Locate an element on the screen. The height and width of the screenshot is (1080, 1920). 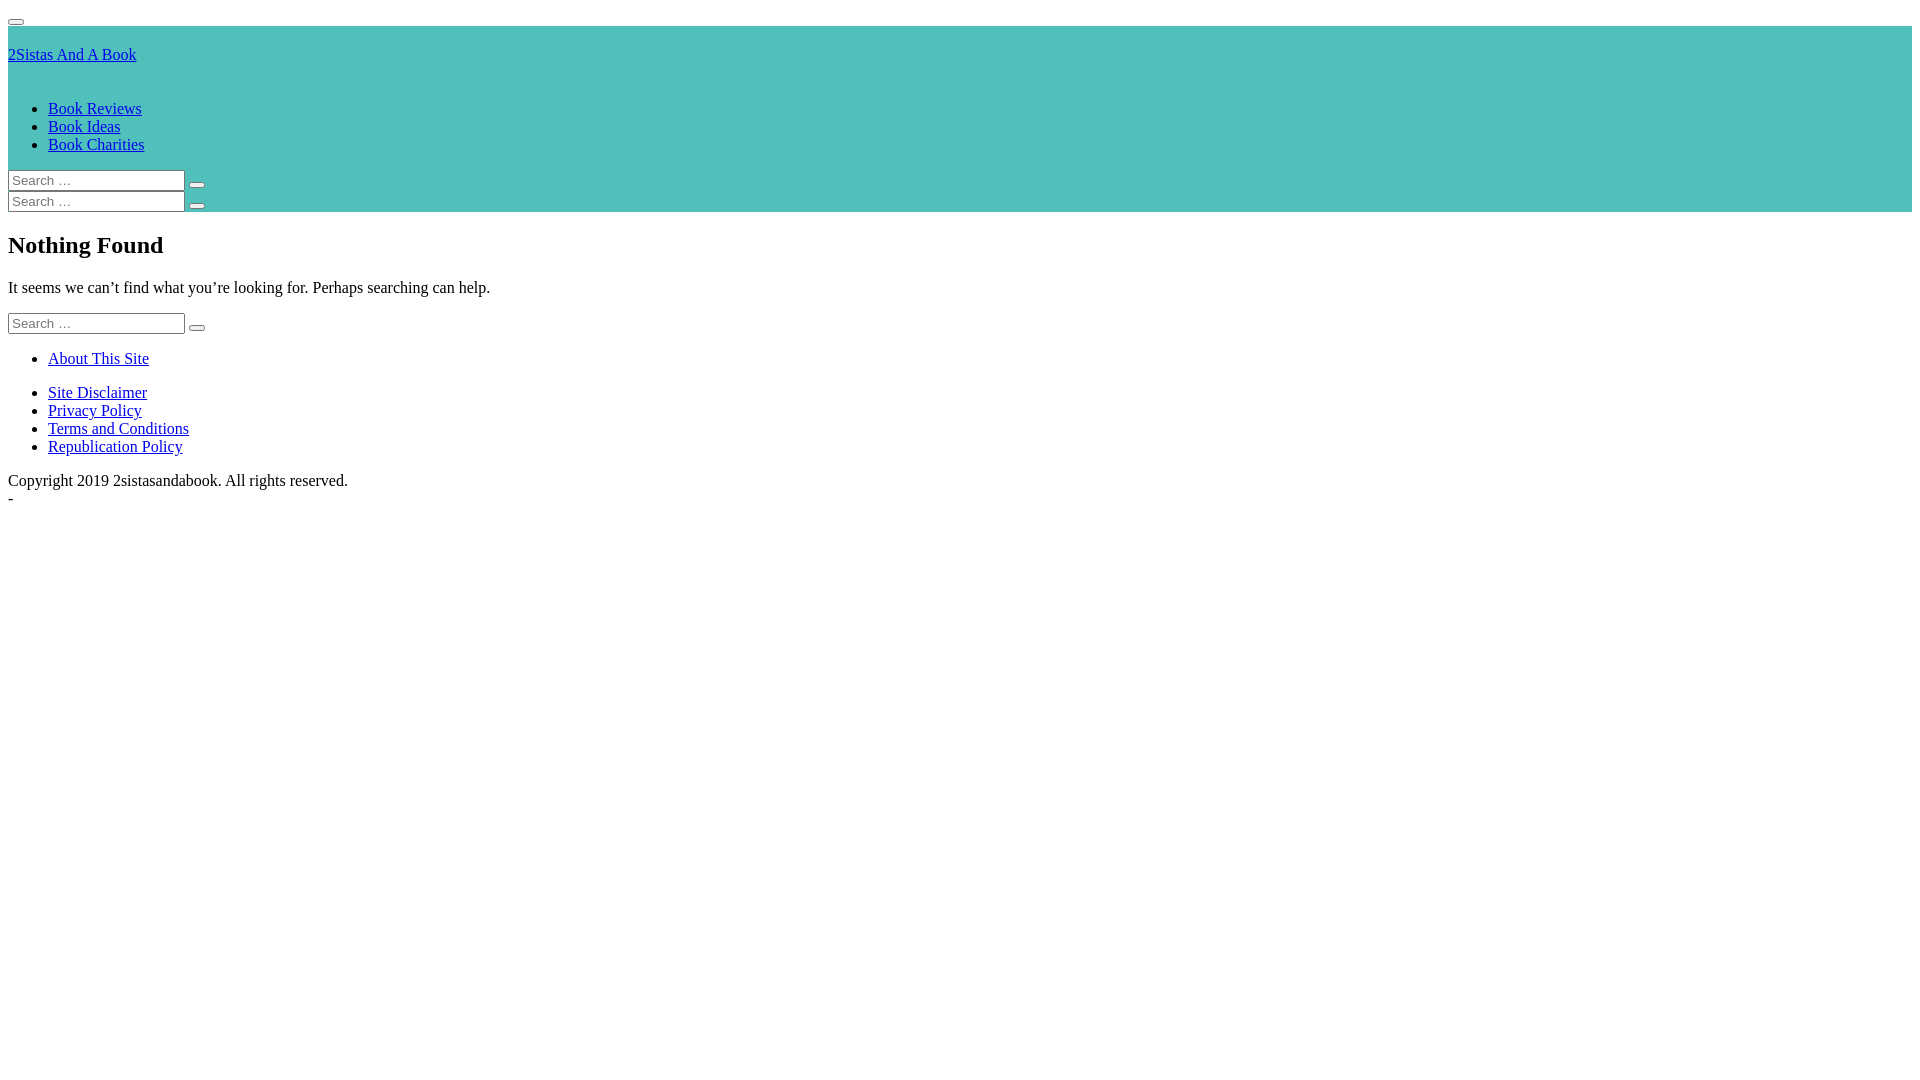
'Book Charities' is located at coordinates (48, 143).